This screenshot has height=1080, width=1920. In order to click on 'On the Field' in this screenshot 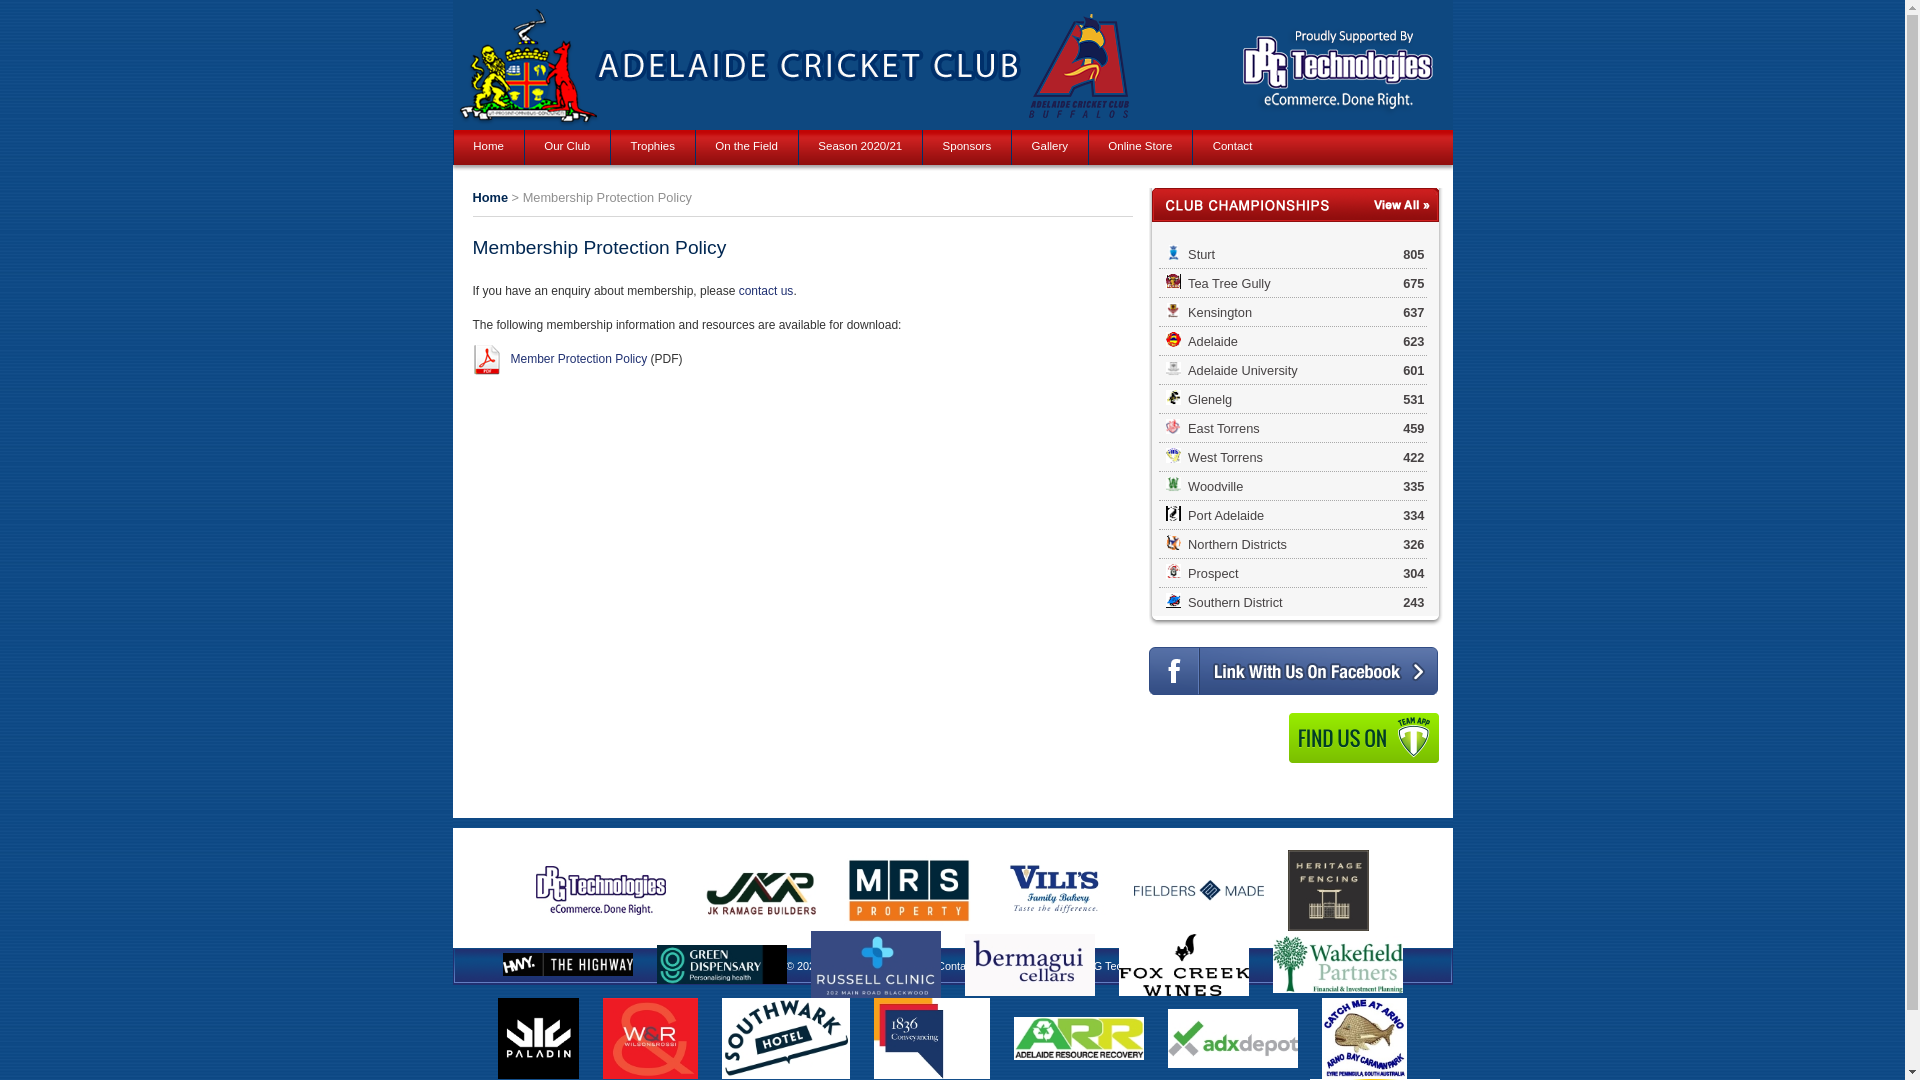, I will do `click(746, 145)`.